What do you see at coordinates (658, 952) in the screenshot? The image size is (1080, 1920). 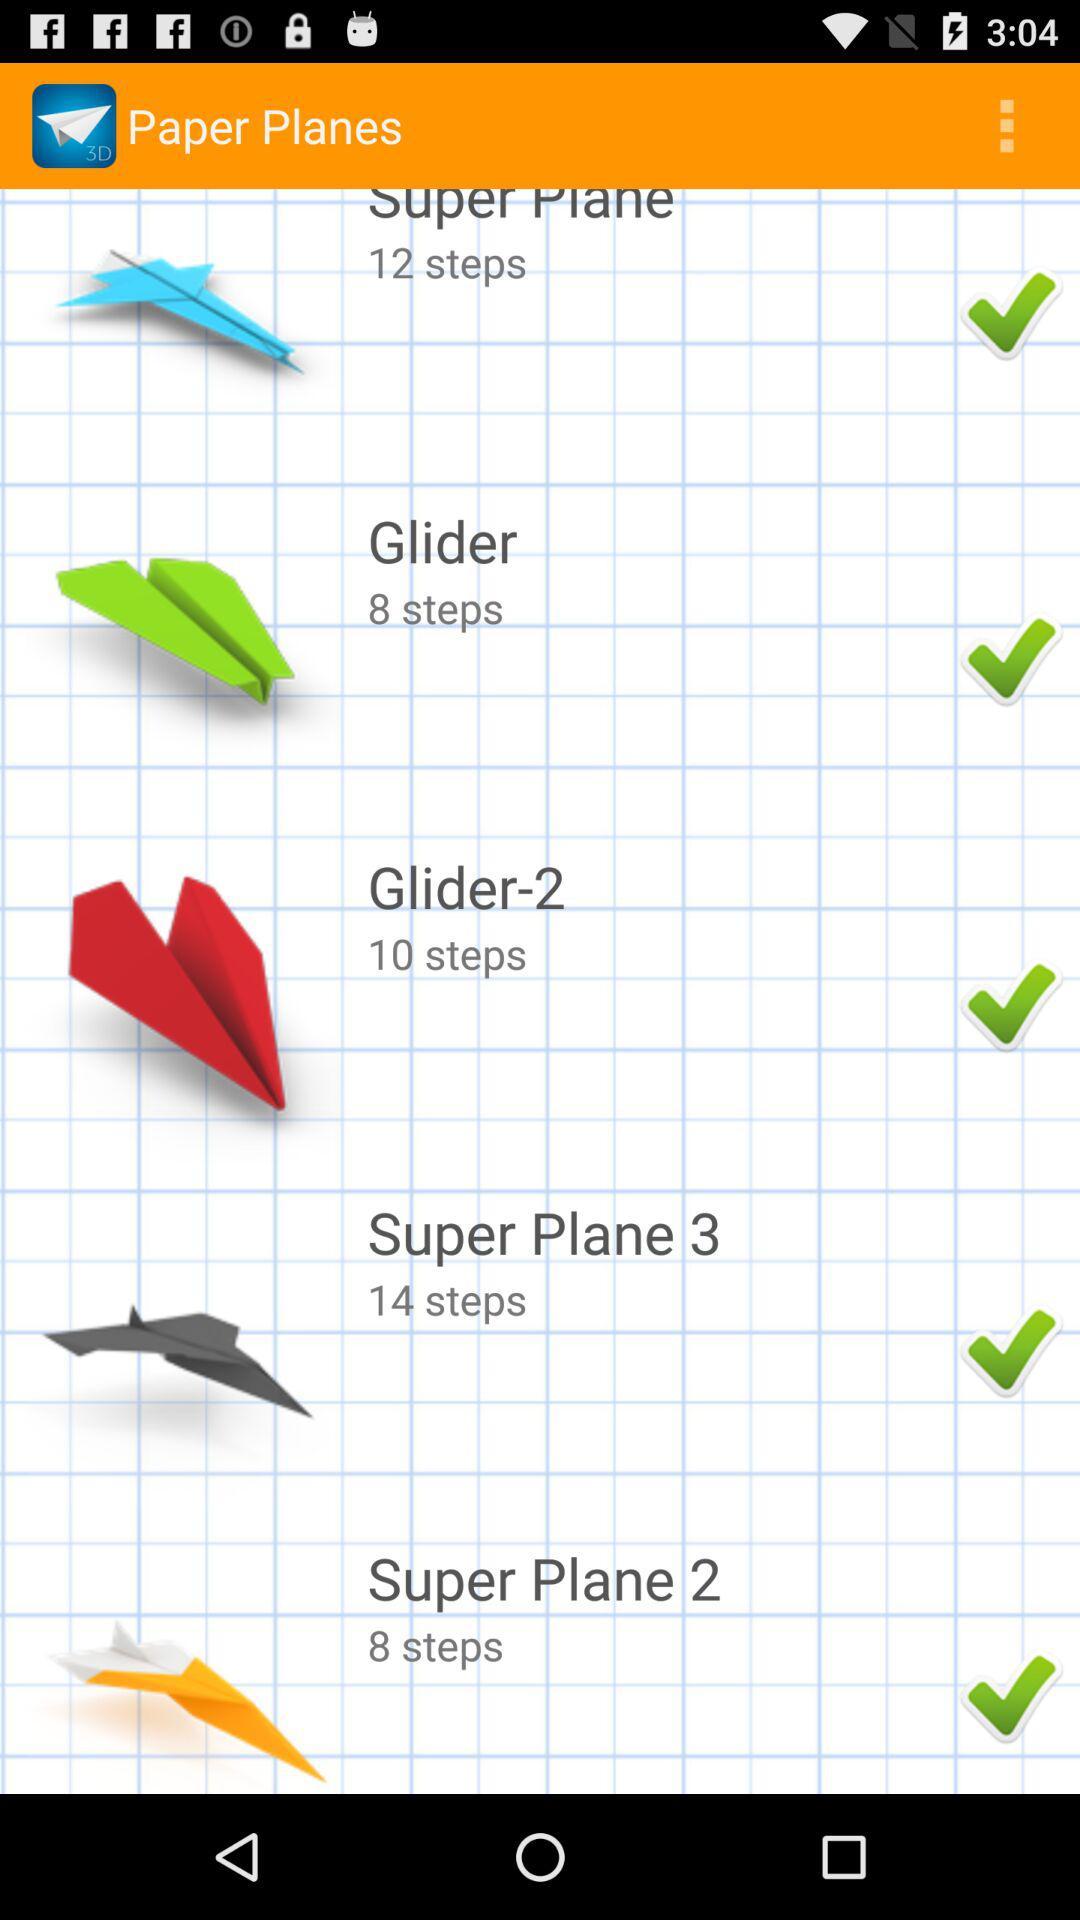 I see `the 10 steps` at bounding box center [658, 952].